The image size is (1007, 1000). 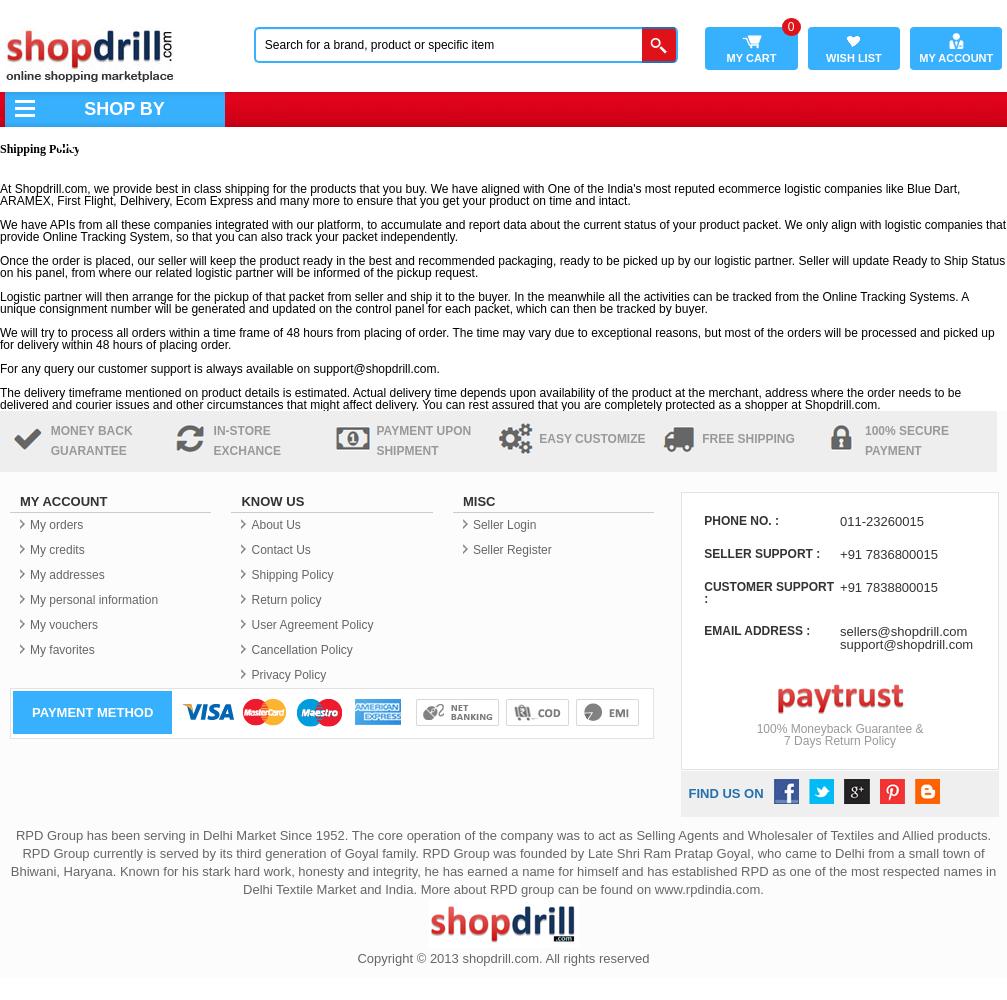 What do you see at coordinates (880, 521) in the screenshot?
I see `'011-23260015'` at bounding box center [880, 521].